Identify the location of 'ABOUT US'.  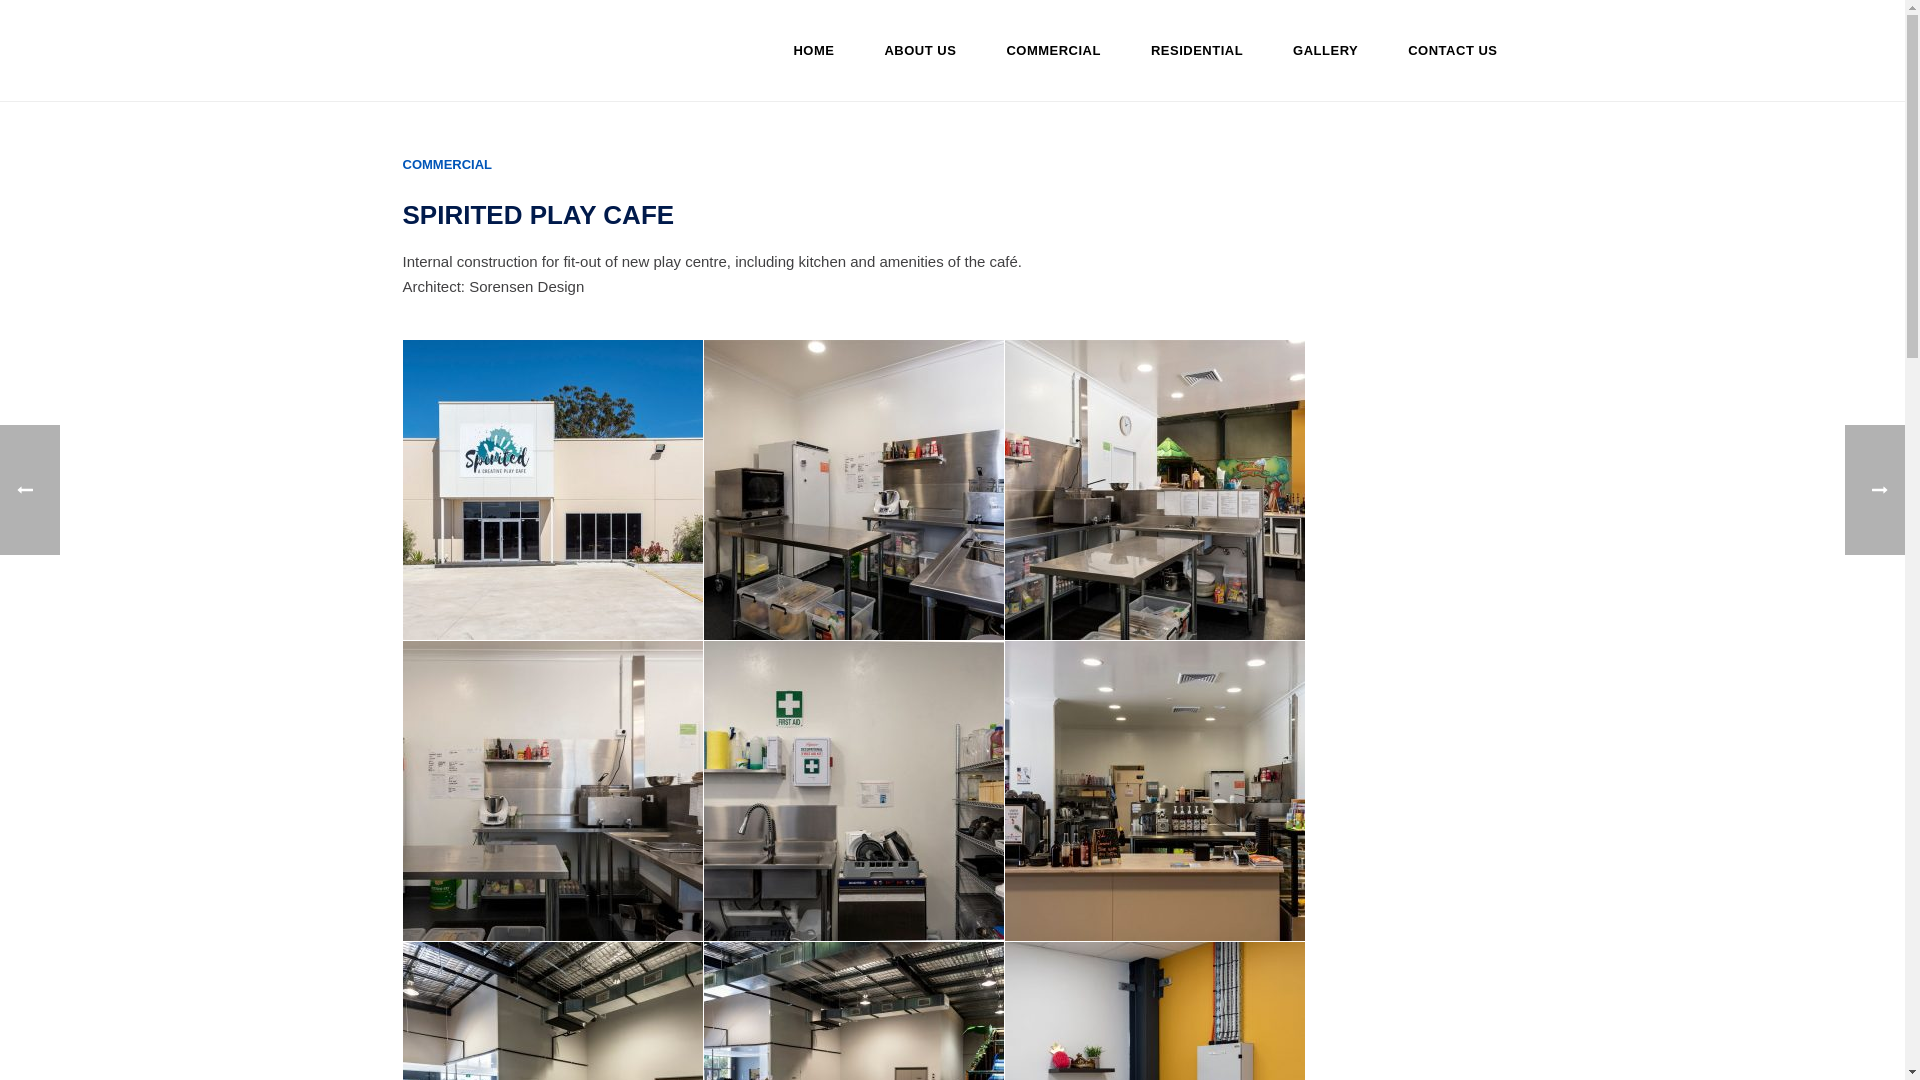
(919, 49).